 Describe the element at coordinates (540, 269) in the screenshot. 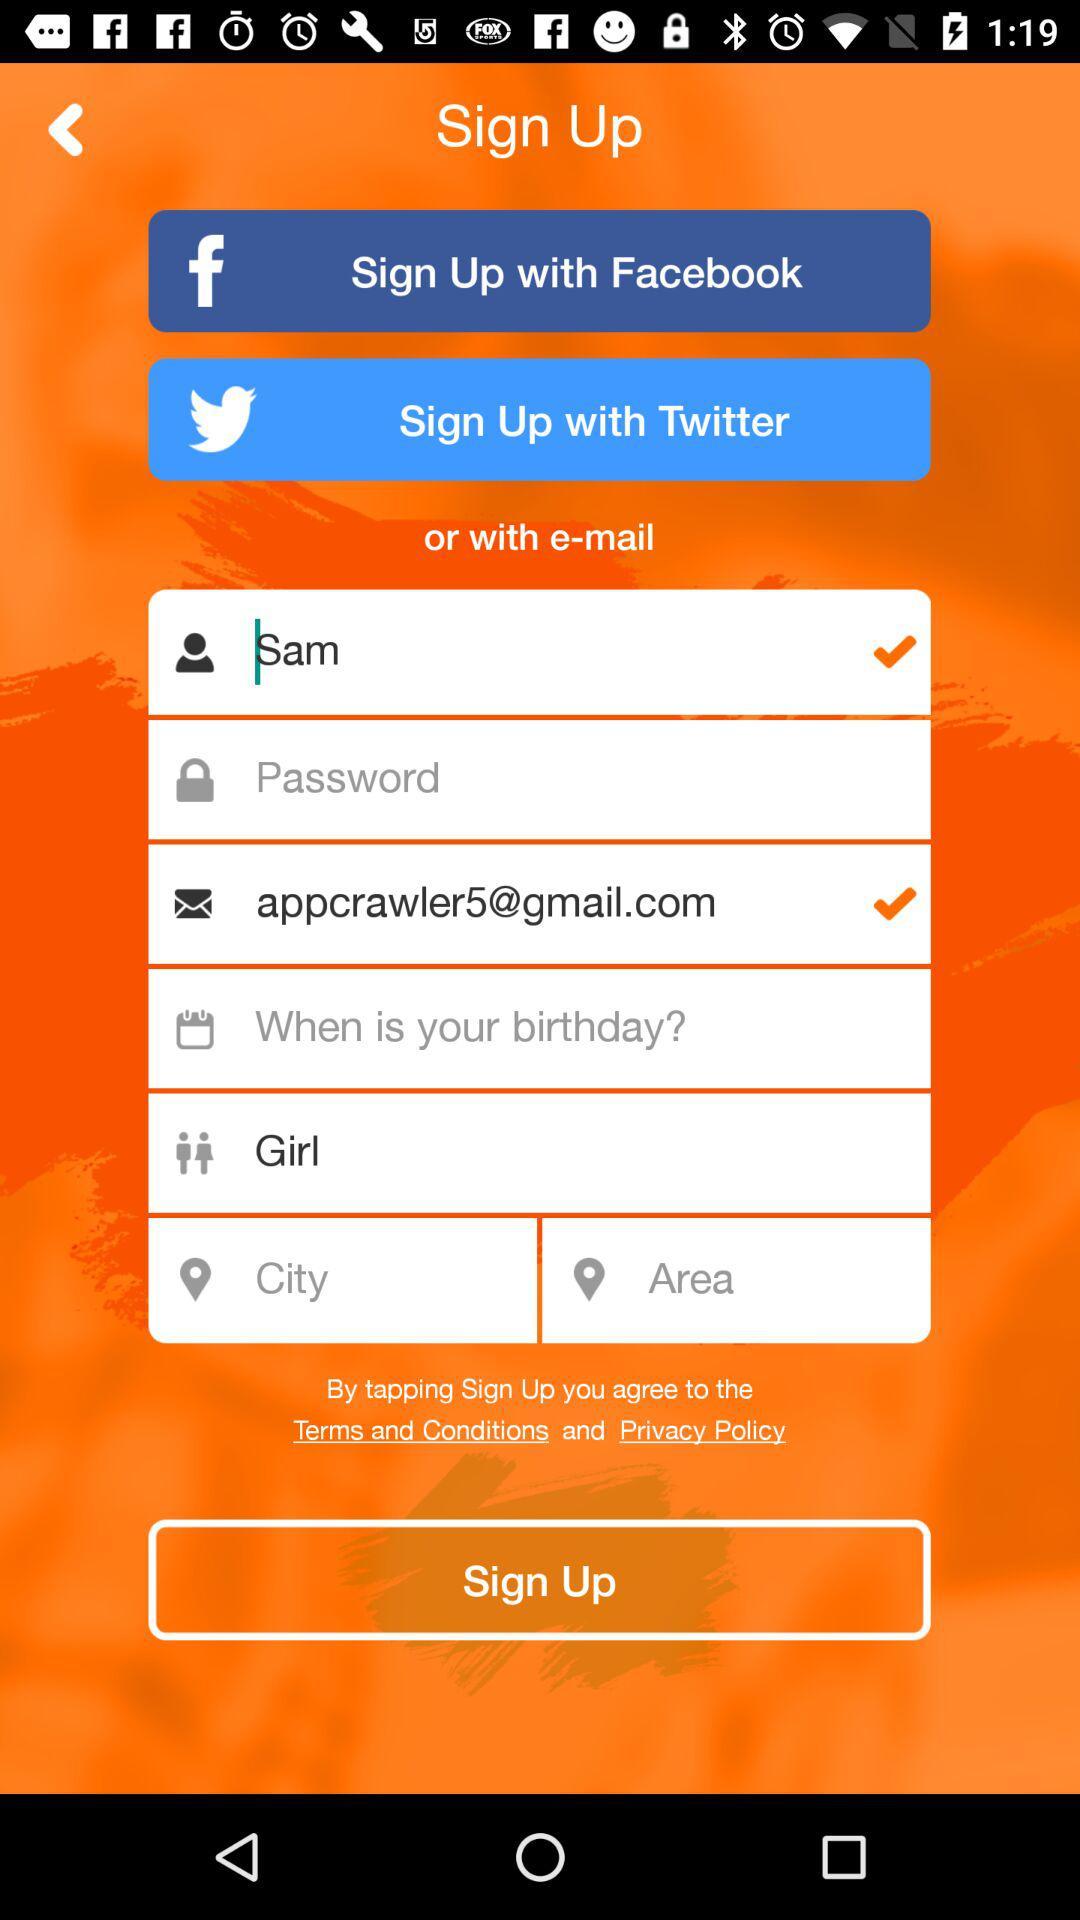

I see `the facebook signup below sign up` at that location.